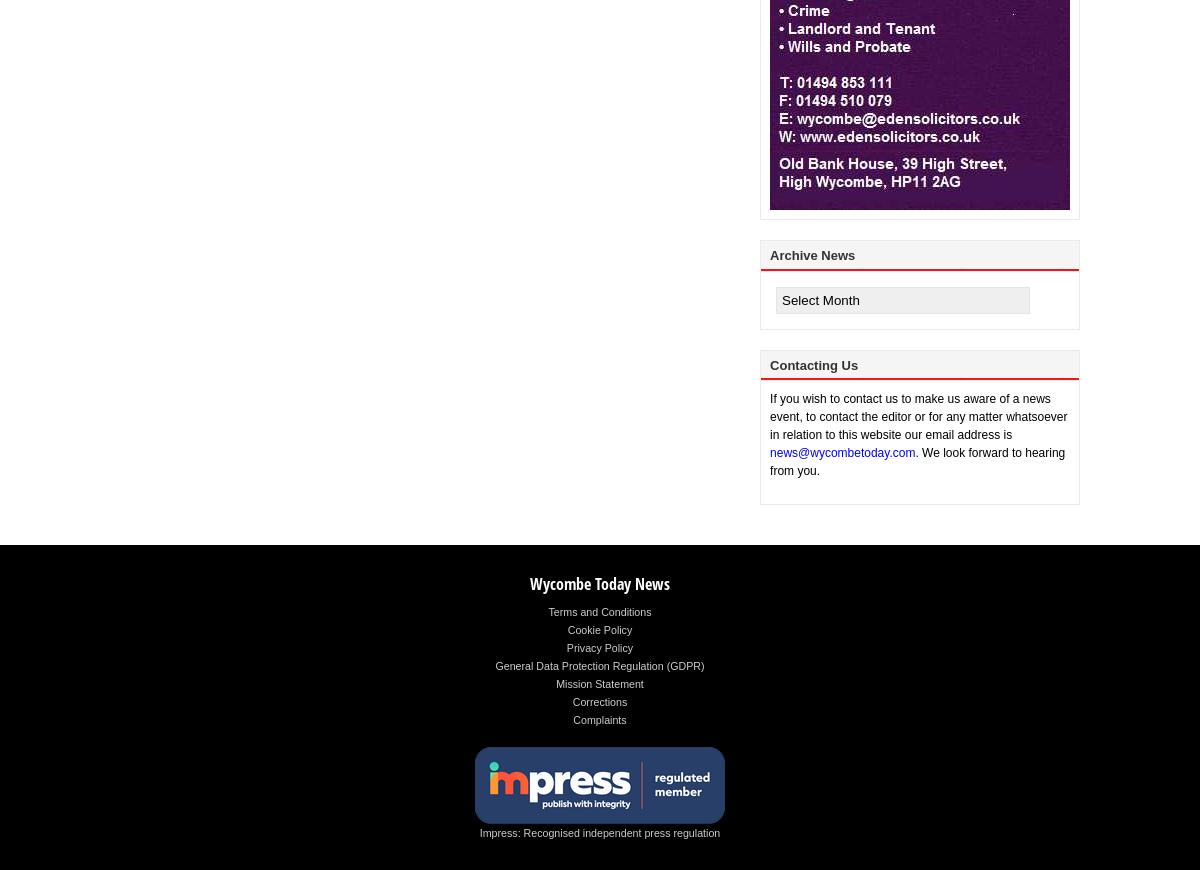 This screenshot has width=1200, height=870. Describe the element at coordinates (811, 255) in the screenshot. I see `'Archive News'` at that location.